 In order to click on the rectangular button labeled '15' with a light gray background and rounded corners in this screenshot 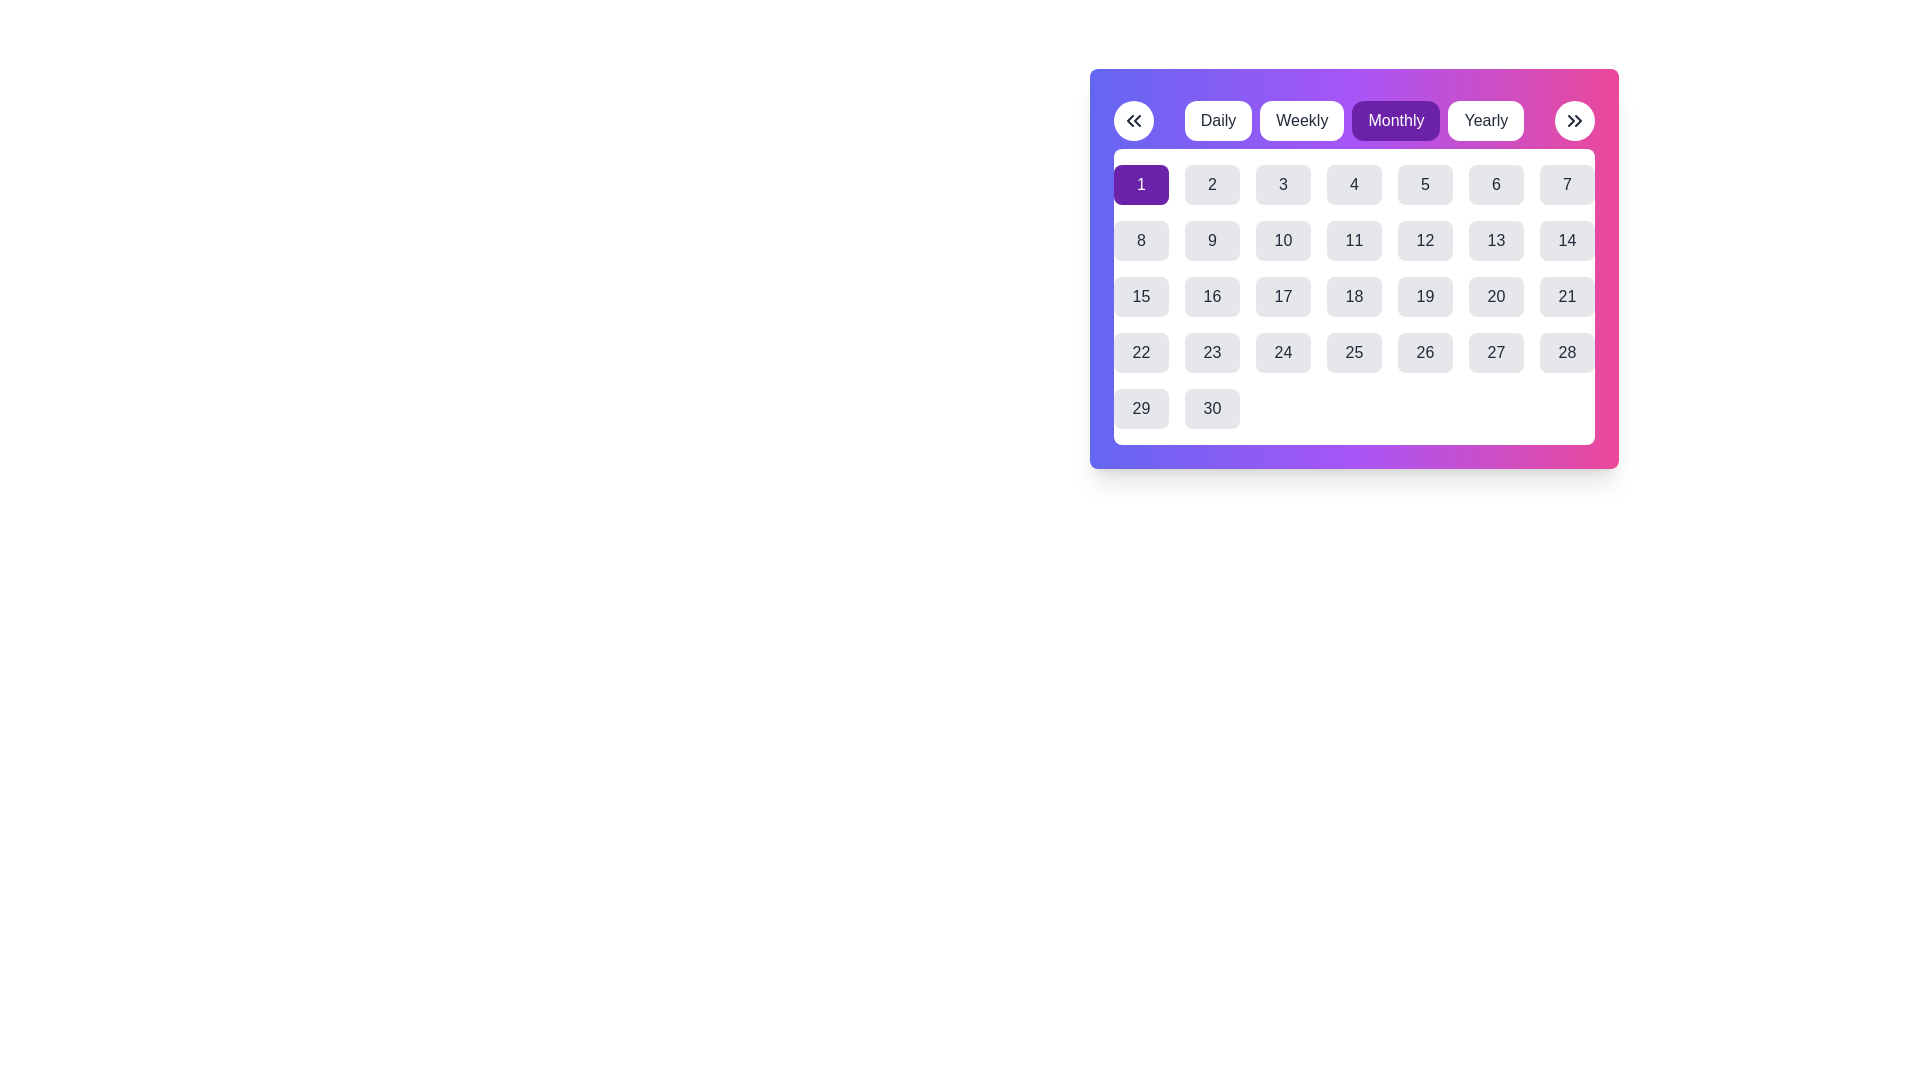, I will do `click(1141, 297)`.